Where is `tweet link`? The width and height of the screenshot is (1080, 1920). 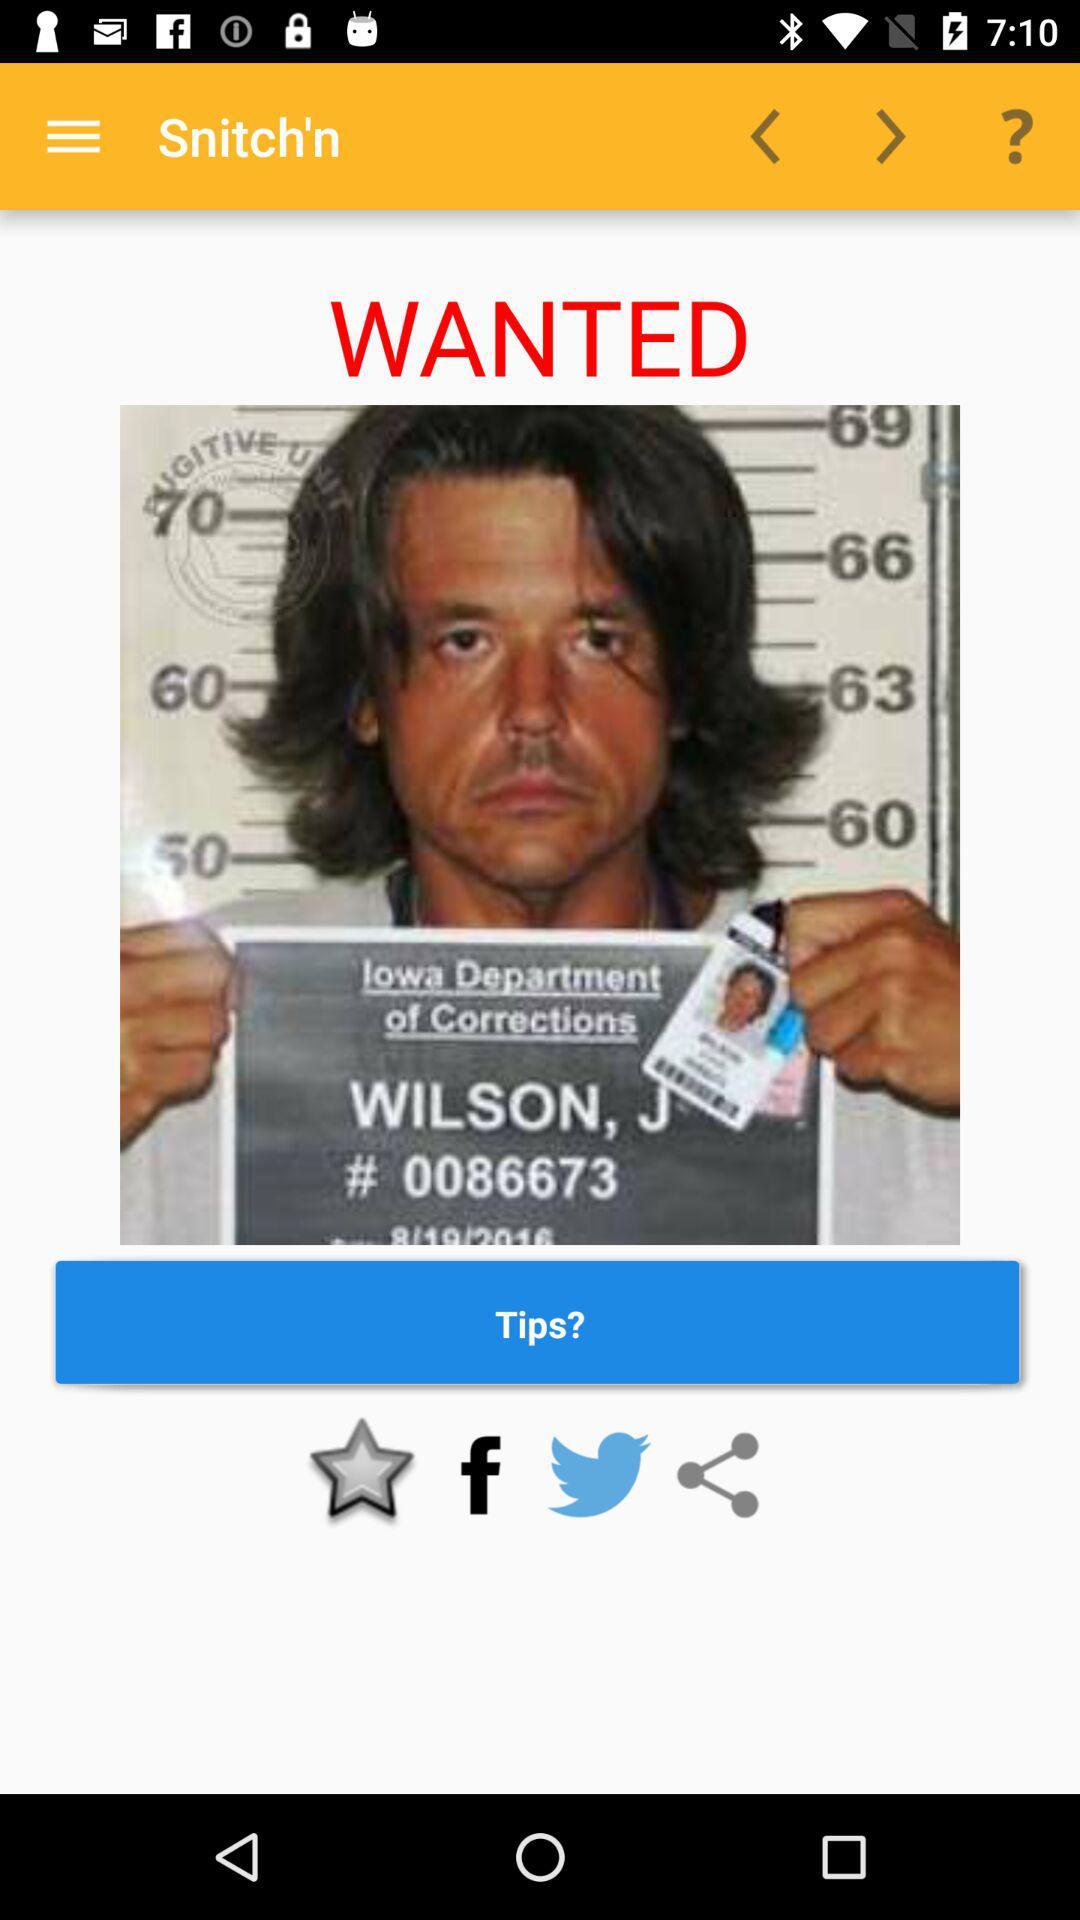 tweet link is located at coordinates (598, 1475).